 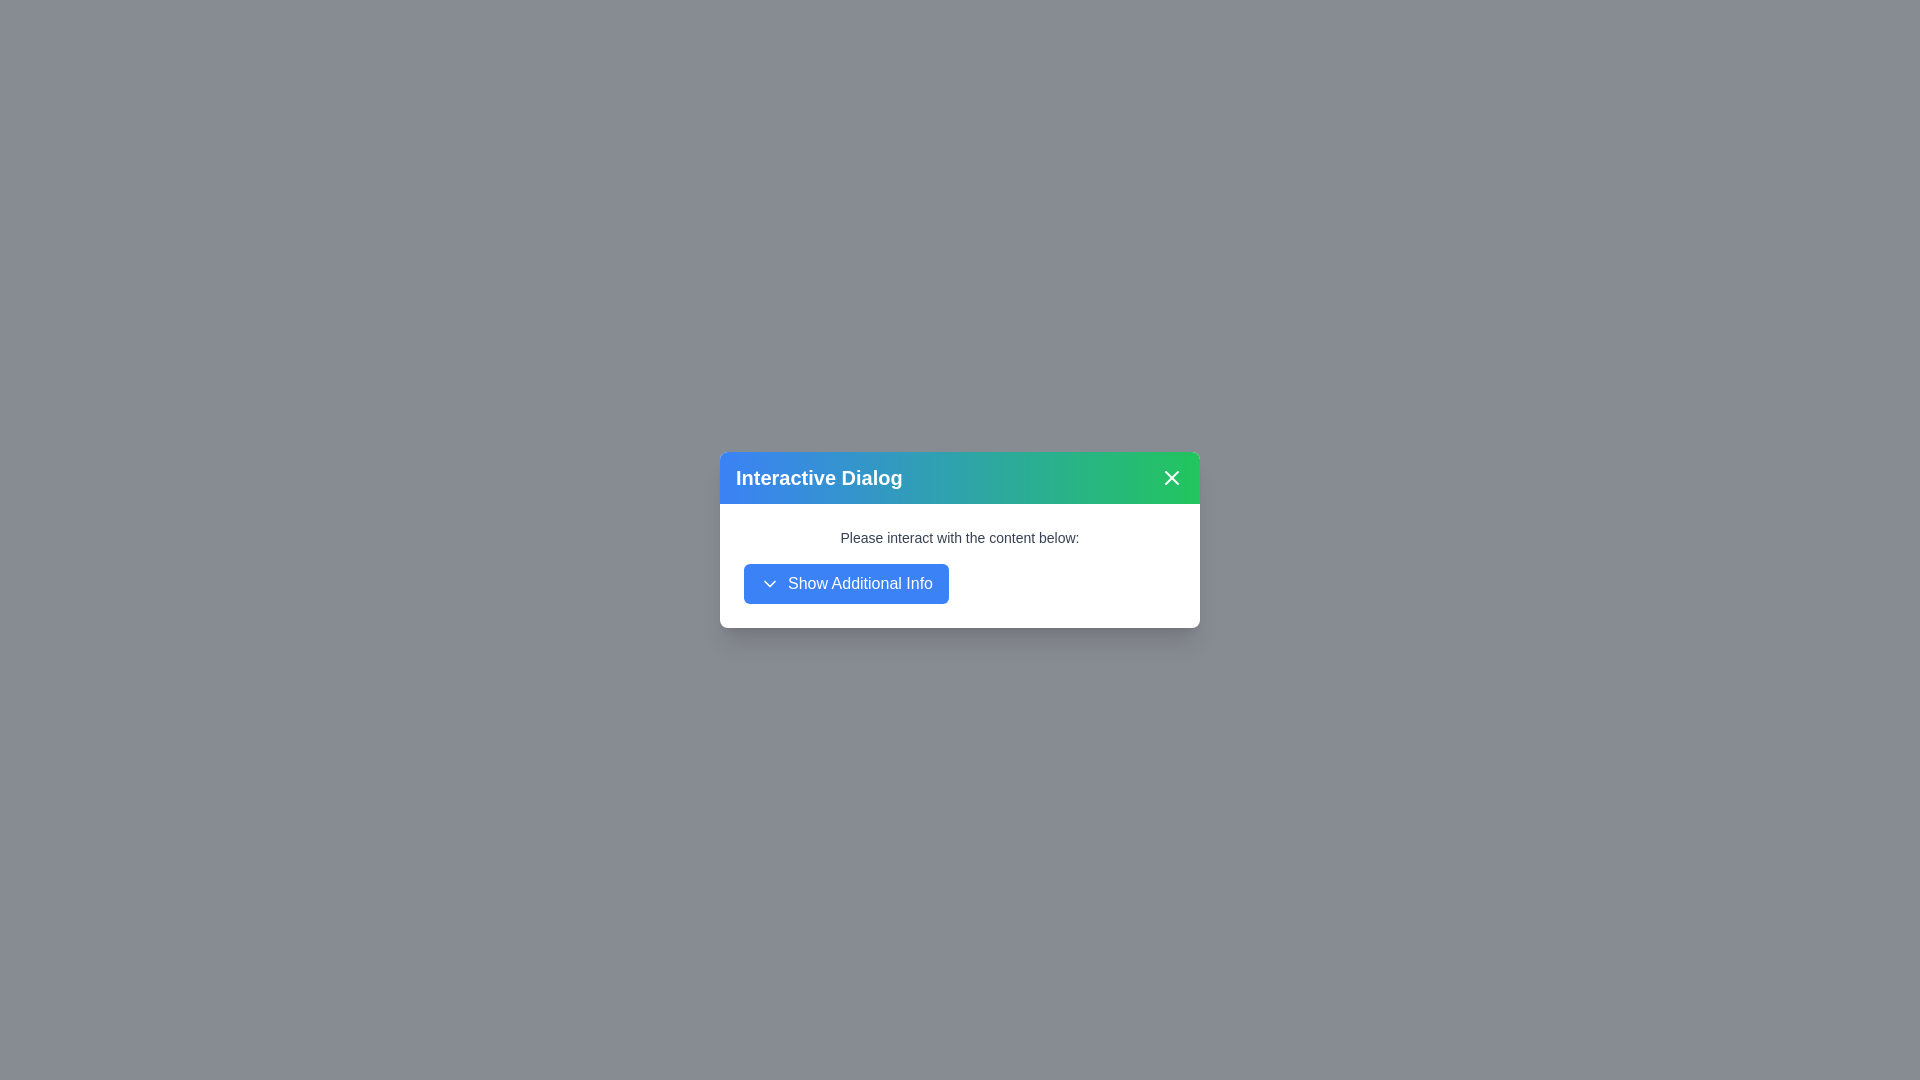 What do you see at coordinates (960, 536) in the screenshot?
I see `static text that says 'Please interact with the content below:' which is styled in dark gray and positioned above the blue button labeled 'Show Additional Info'` at bounding box center [960, 536].